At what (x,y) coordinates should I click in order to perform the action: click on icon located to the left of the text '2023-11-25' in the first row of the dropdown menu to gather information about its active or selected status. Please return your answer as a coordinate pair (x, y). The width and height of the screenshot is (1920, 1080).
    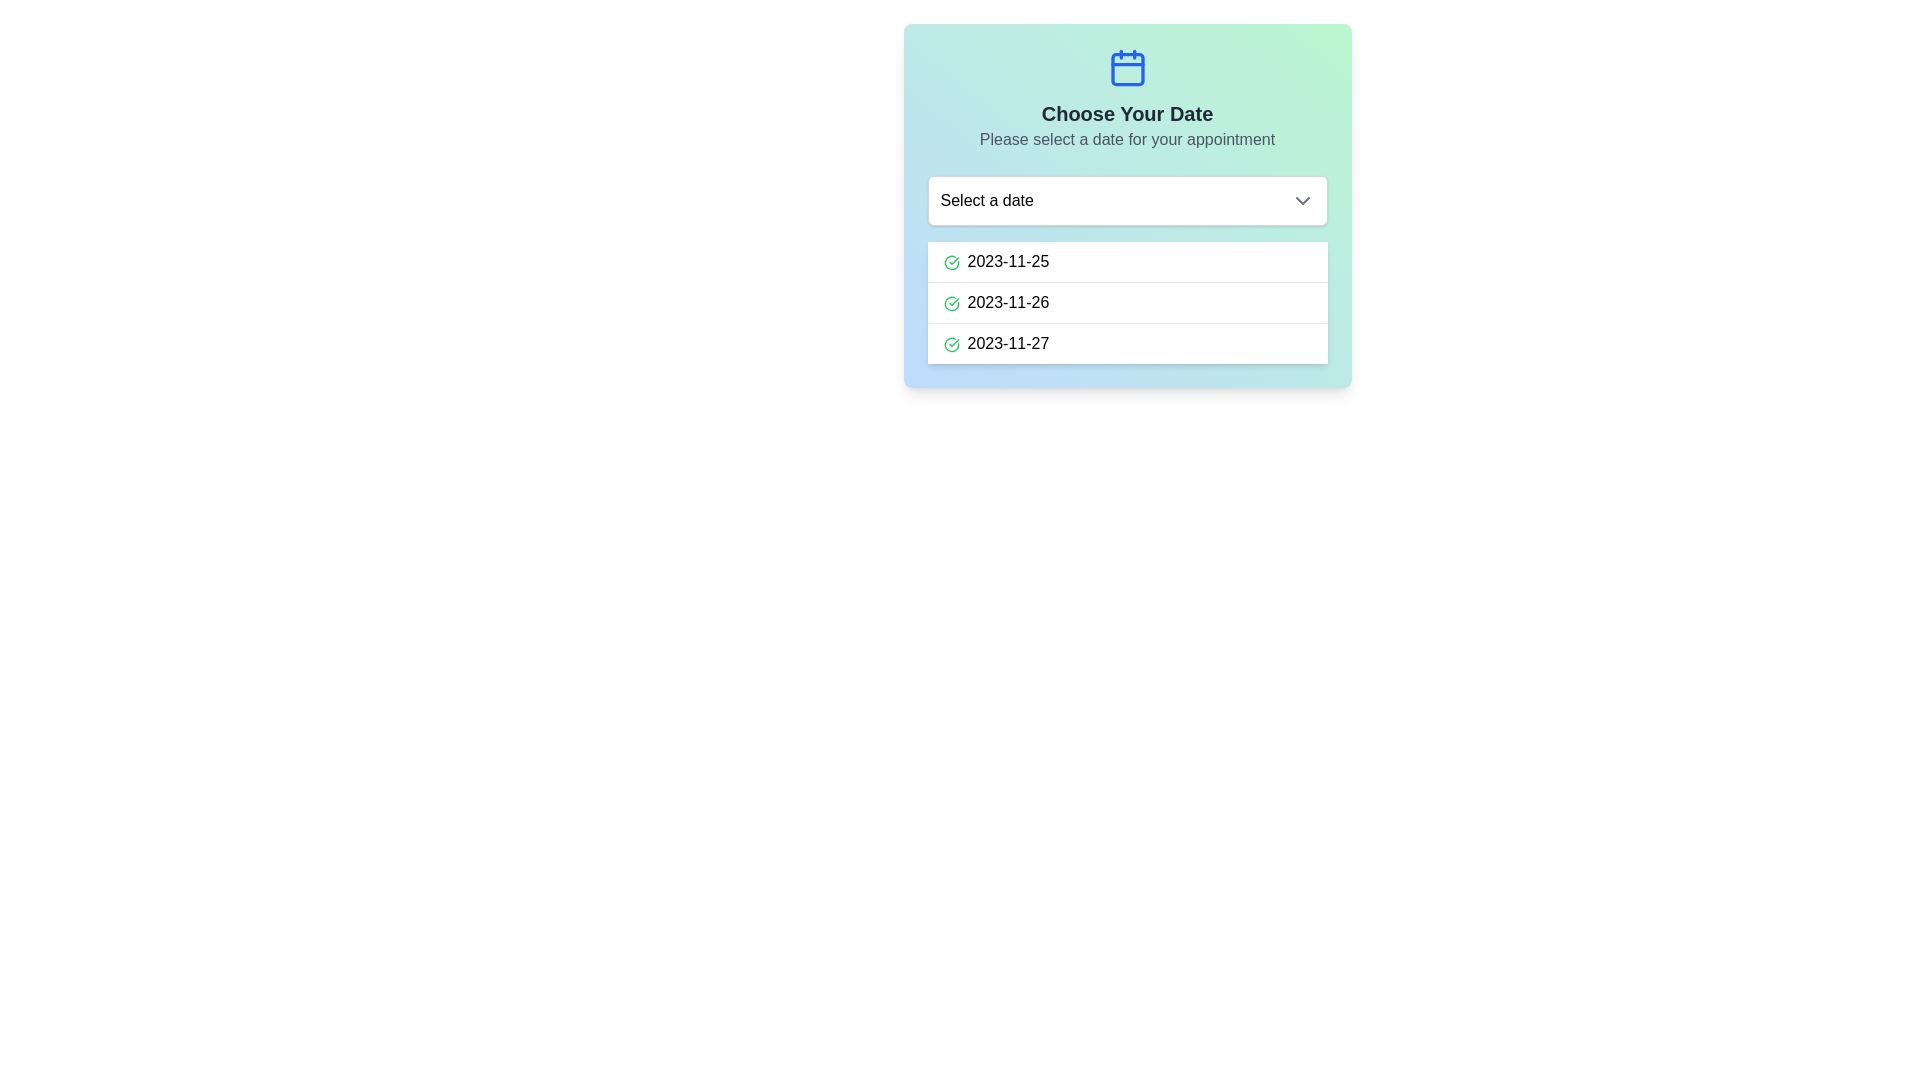
    Looking at the image, I should click on (950, 261).